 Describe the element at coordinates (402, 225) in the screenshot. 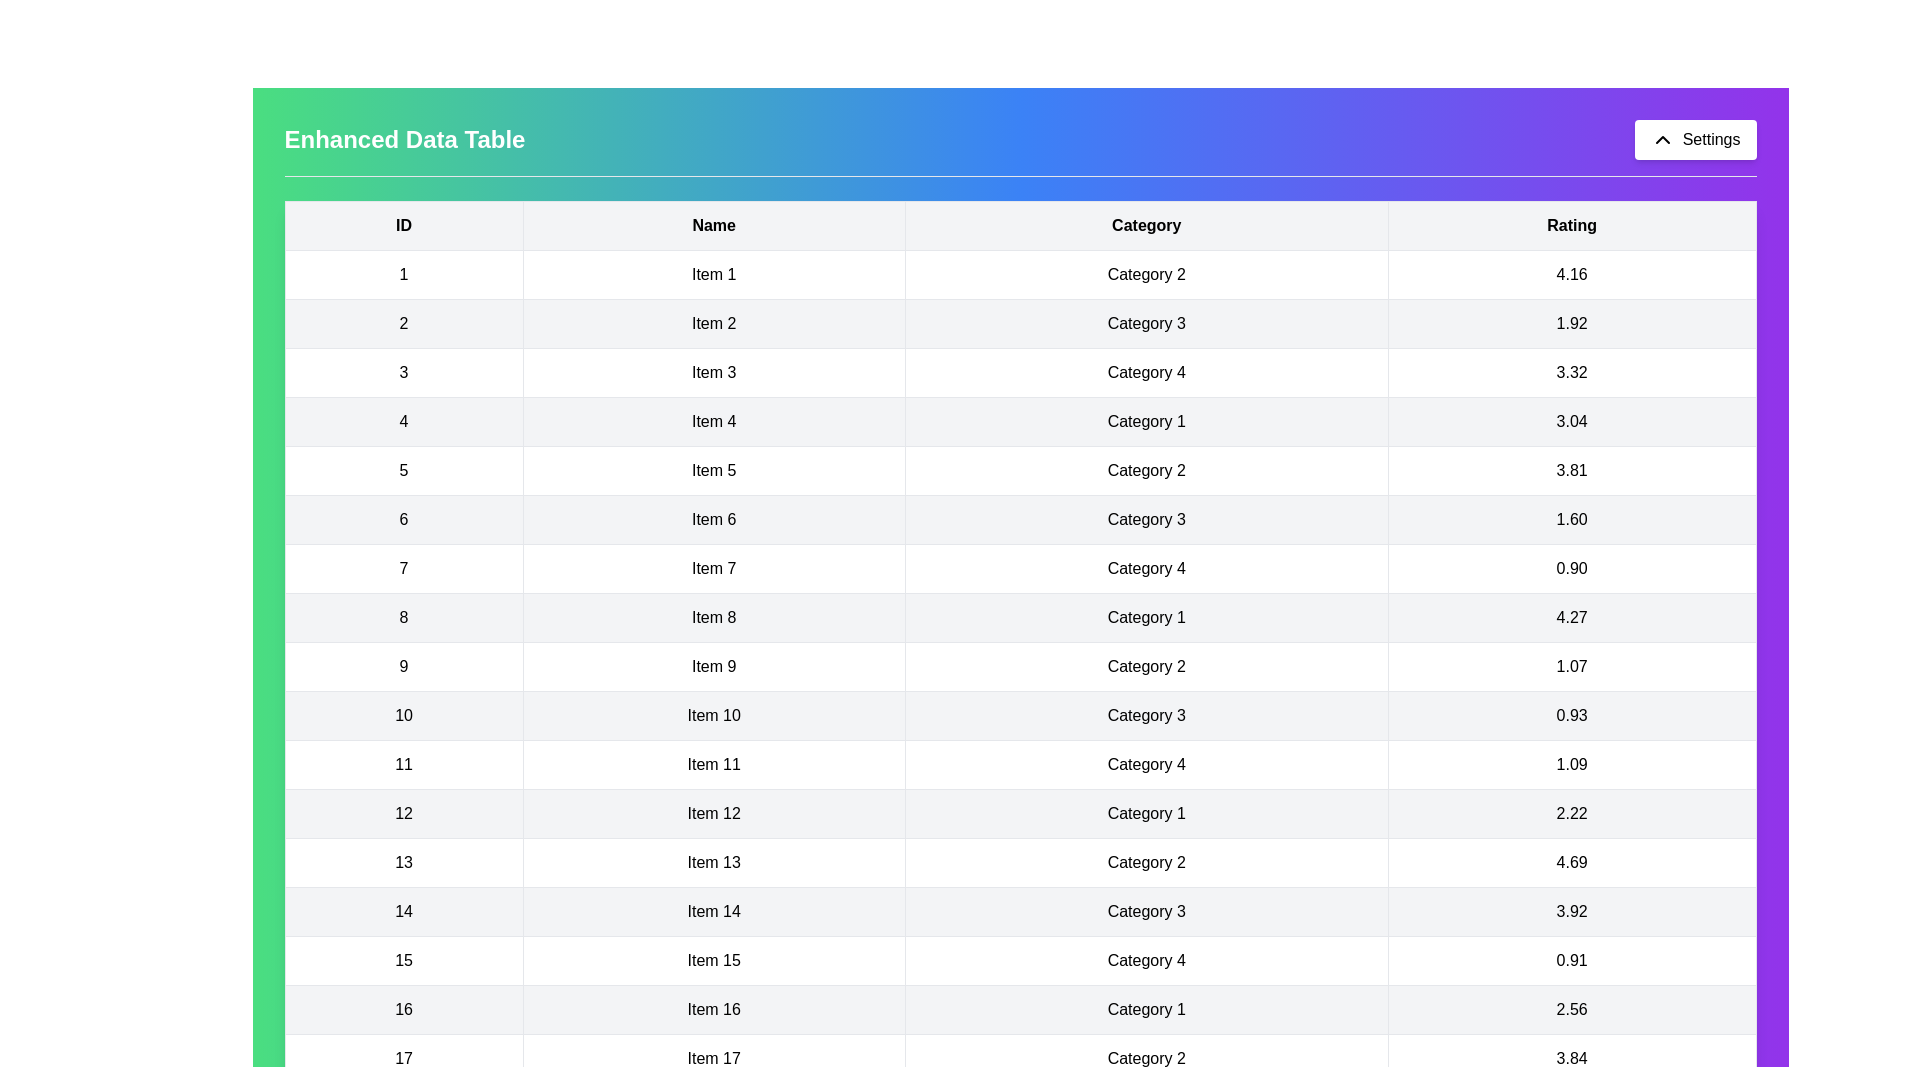

I see `the table header ID to examine it` at that location.